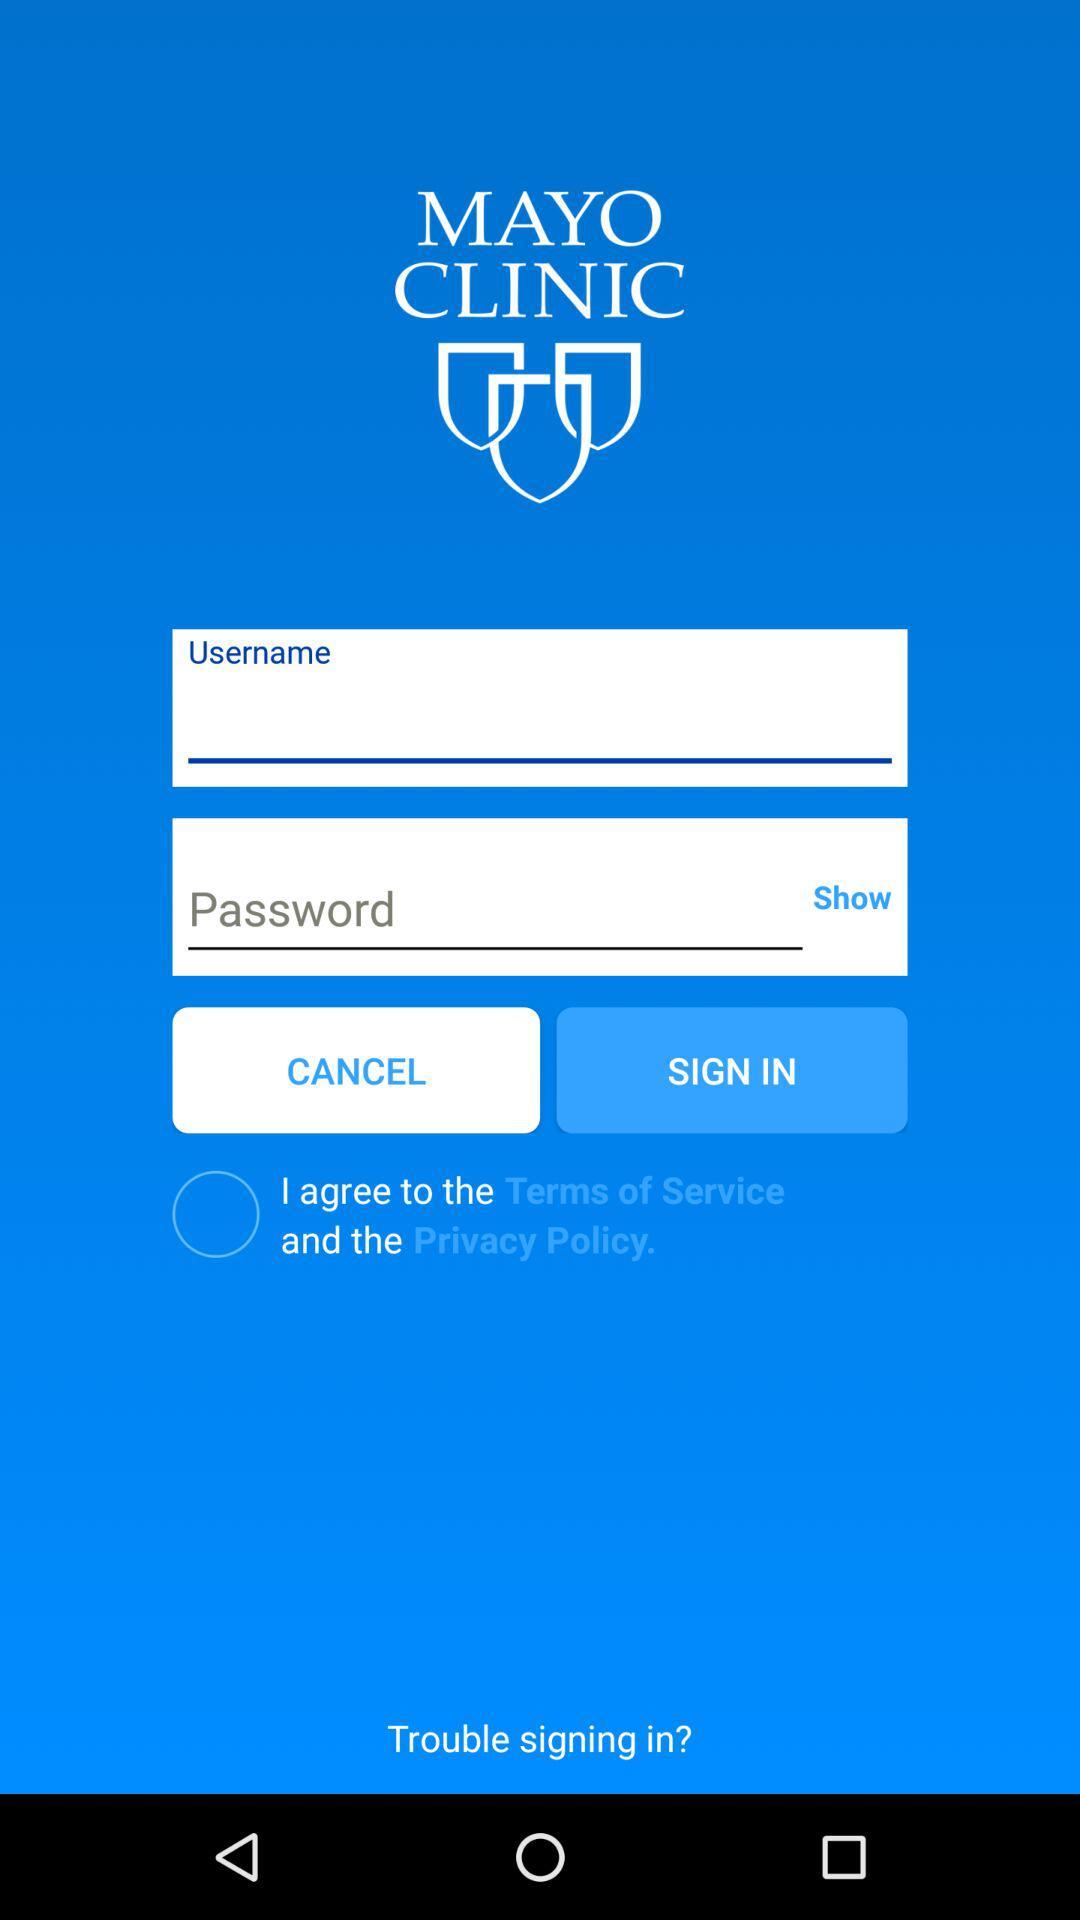  I want to click on input password, so click(495, 910).